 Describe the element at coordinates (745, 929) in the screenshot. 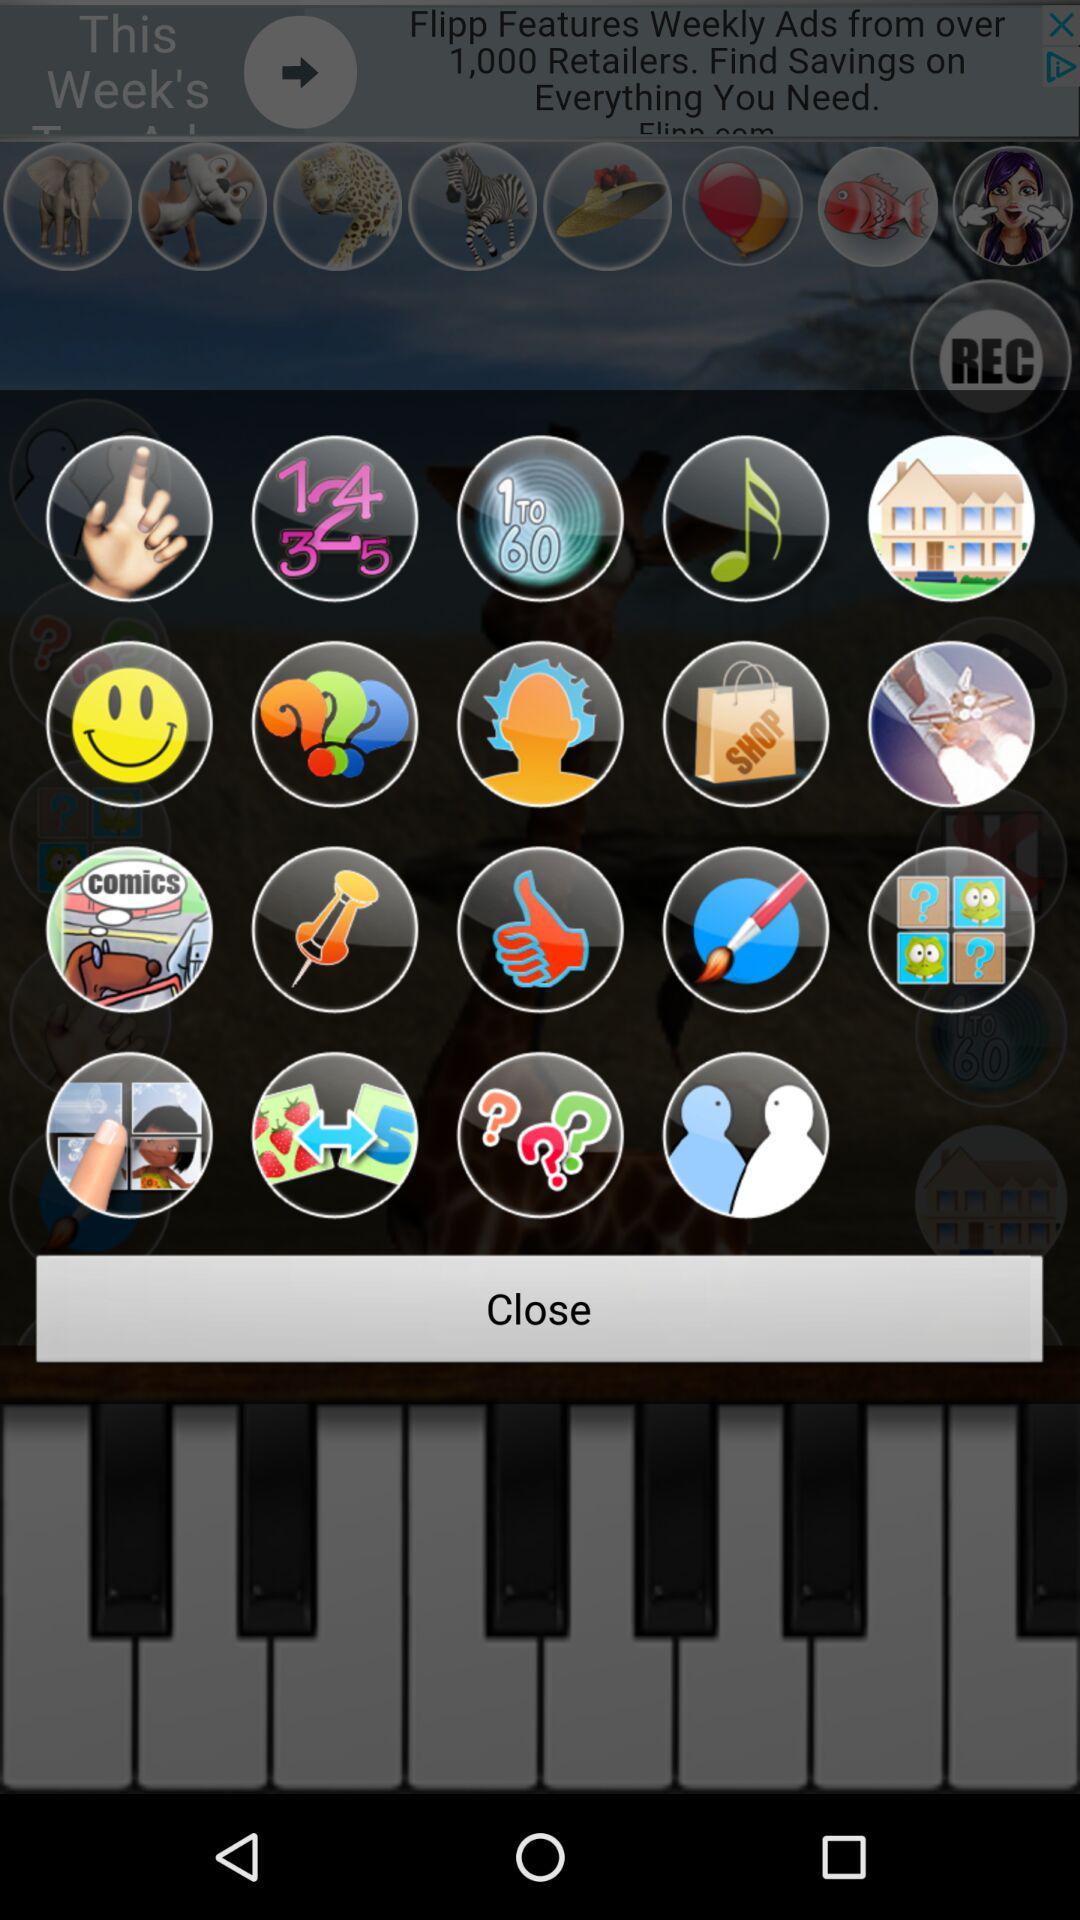

I see `game` at that location.